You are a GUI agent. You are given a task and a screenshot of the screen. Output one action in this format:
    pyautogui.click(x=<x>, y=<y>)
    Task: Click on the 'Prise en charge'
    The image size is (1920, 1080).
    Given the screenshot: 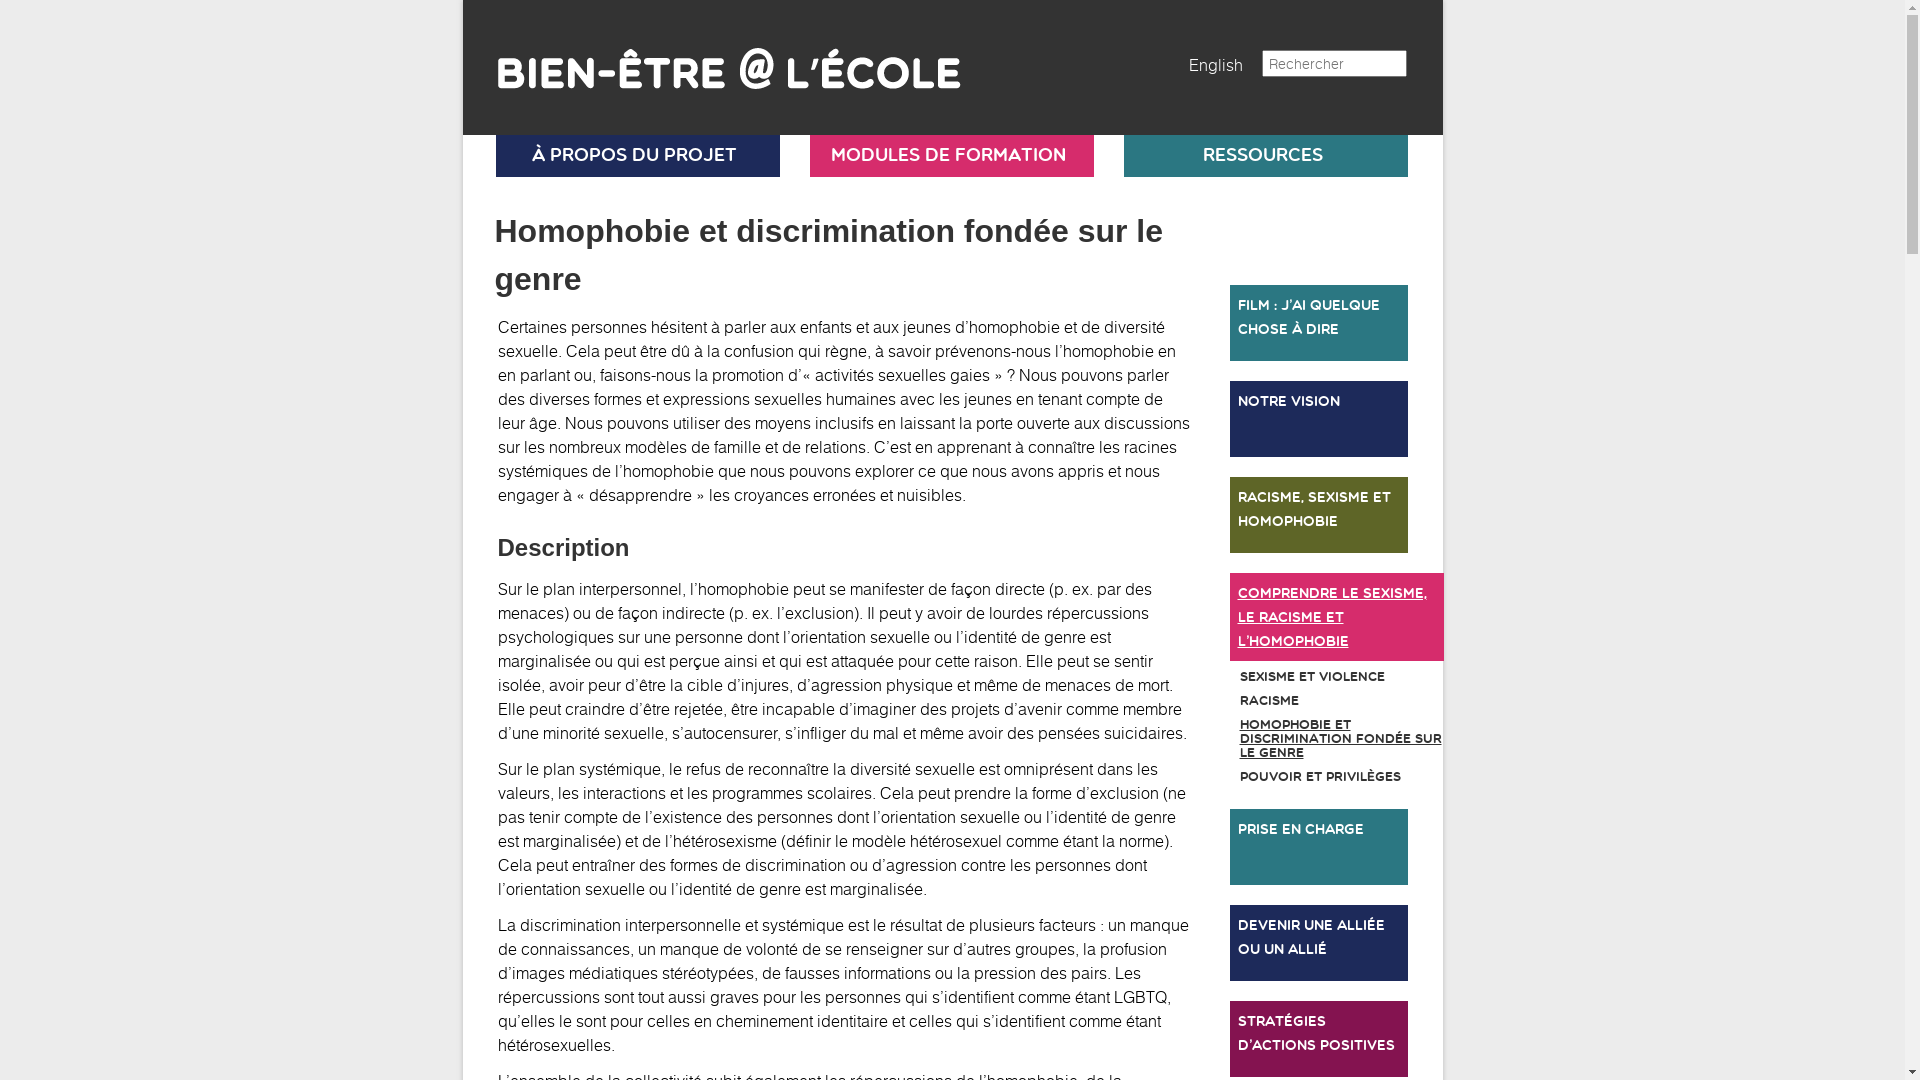 What is the action you would take?
    pyautogui.click(x=1319, y=847)
    